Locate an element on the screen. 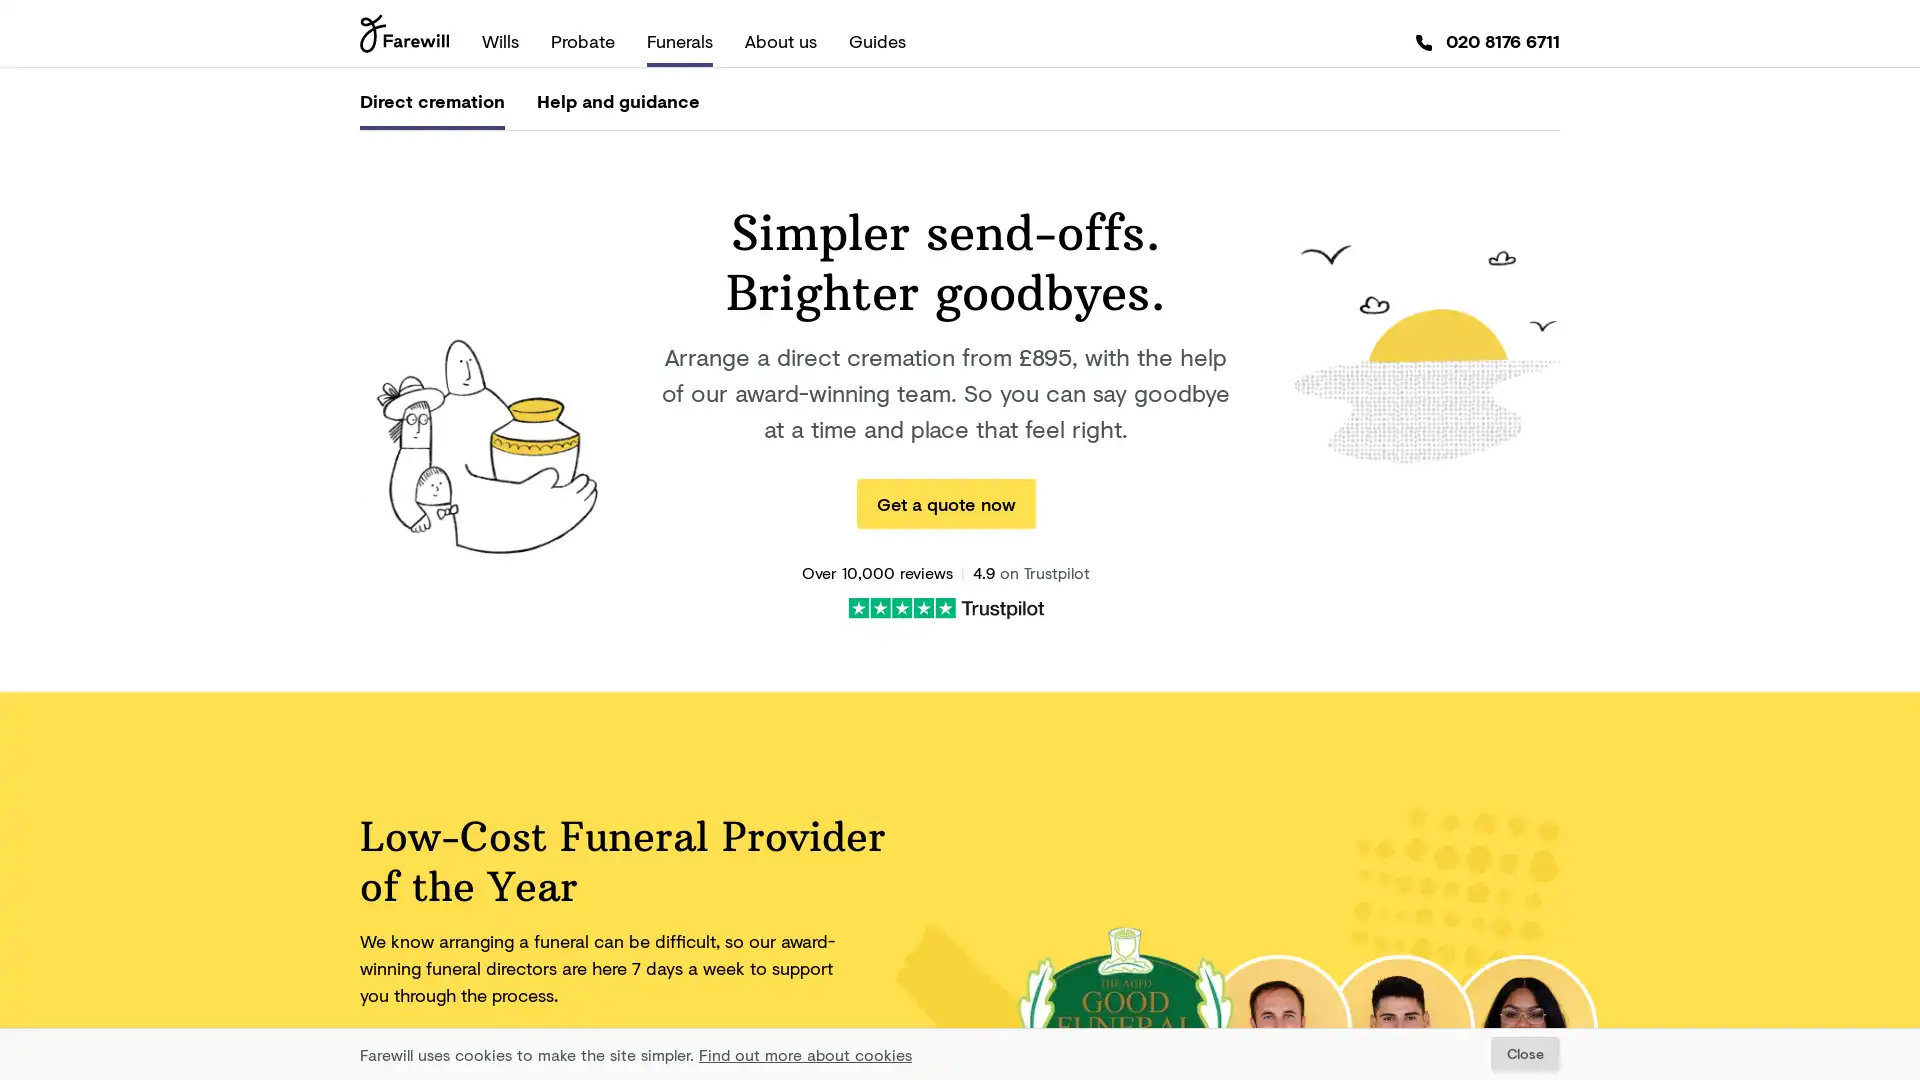 This screenshot has width=1920, height=1080. Close cookie banner is located at coordinates (1524, 1053).